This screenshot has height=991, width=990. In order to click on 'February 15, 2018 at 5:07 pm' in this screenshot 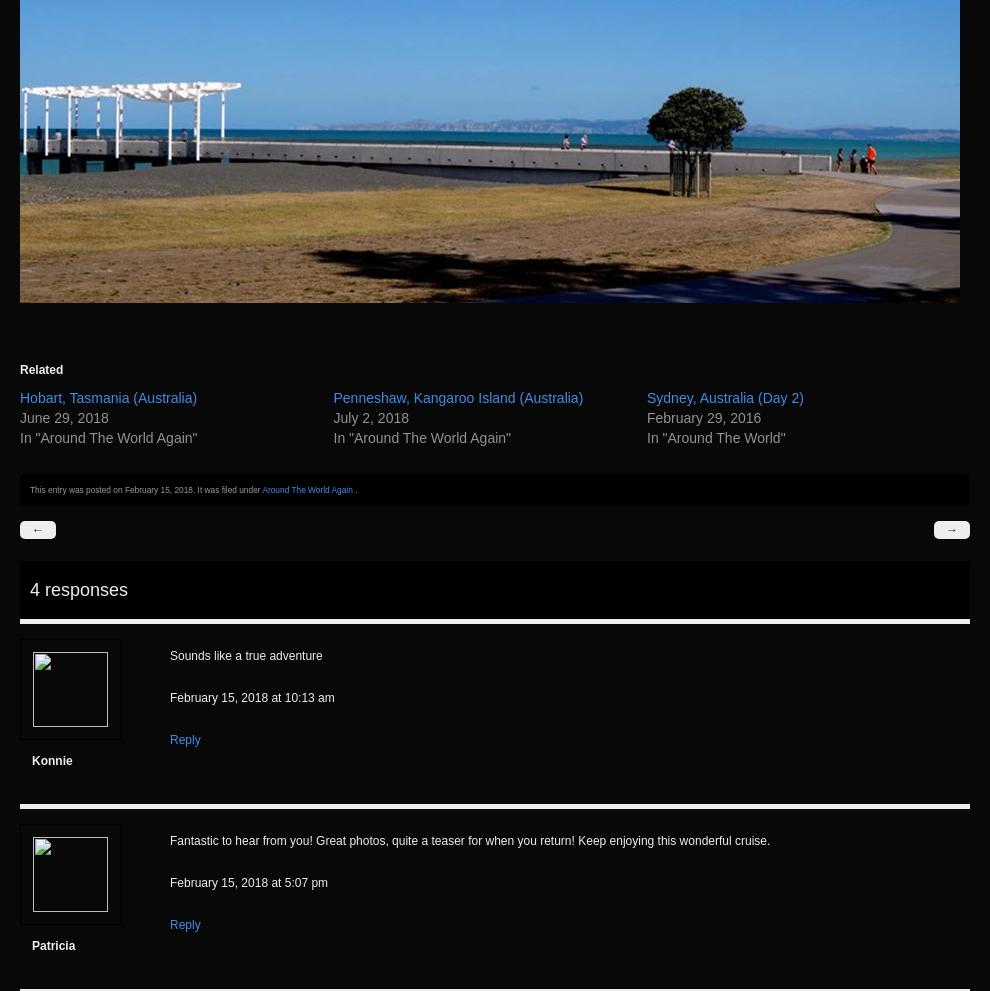, I will do `click(247, 882)`.